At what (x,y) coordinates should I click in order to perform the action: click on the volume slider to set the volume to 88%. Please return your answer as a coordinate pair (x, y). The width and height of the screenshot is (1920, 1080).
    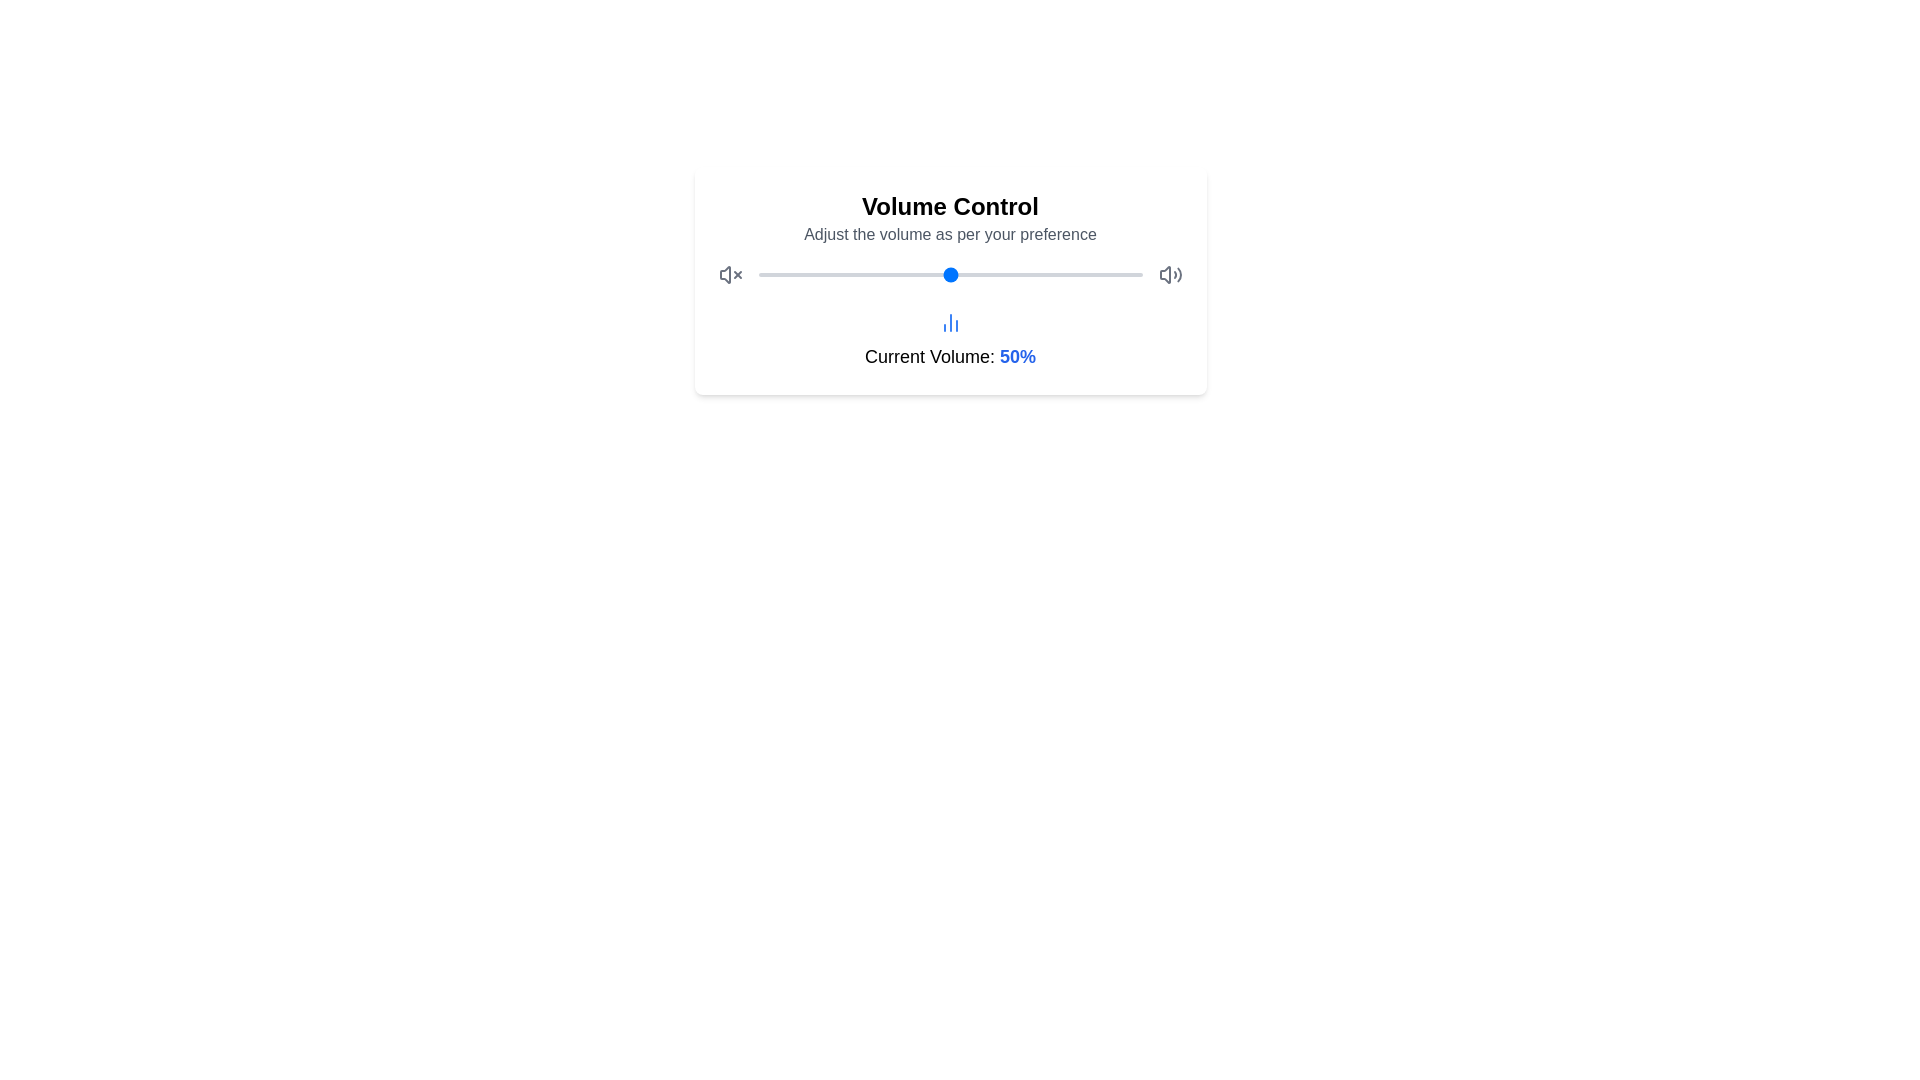
    Looking at the image, I should click on (1095, 274).